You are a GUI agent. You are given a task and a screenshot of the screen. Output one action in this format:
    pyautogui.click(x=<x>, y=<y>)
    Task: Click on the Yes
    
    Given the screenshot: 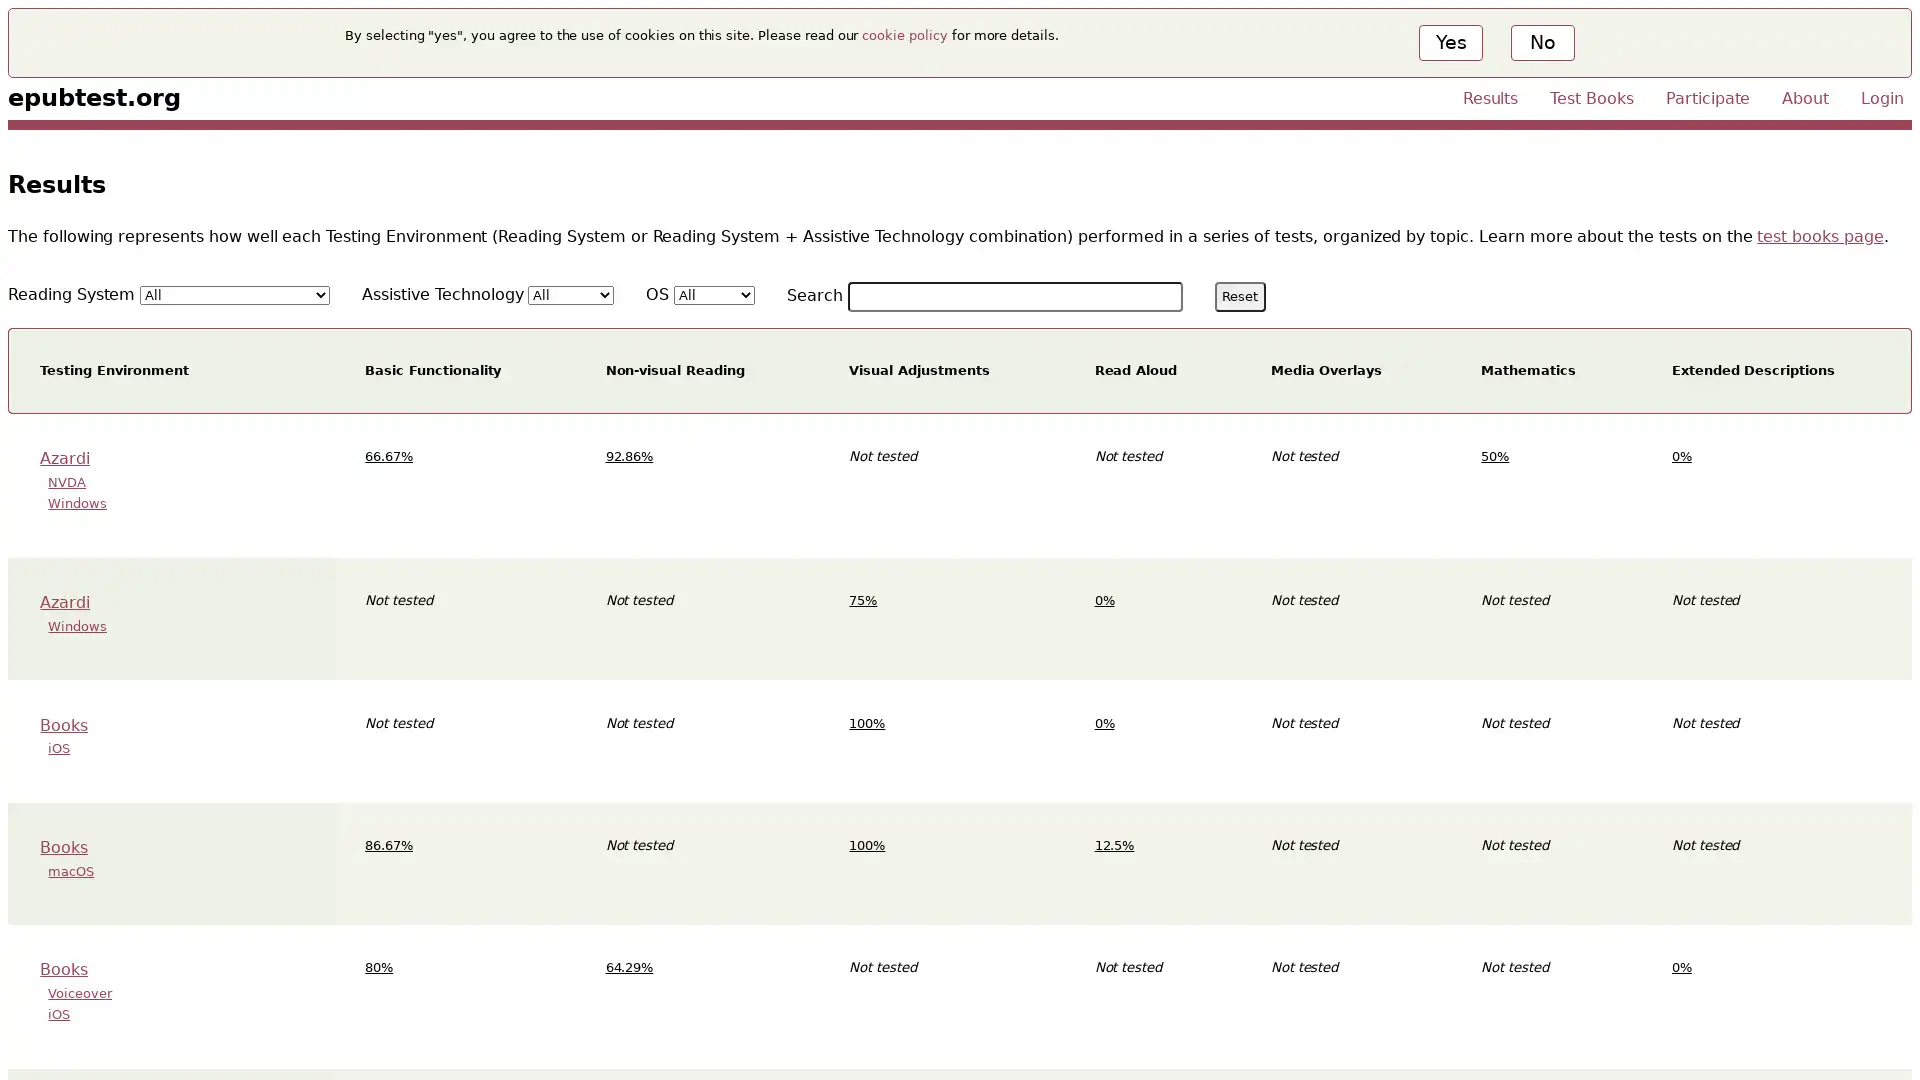 What is the action you would take?
    pyautogui.click(x=1450, y=42)
    